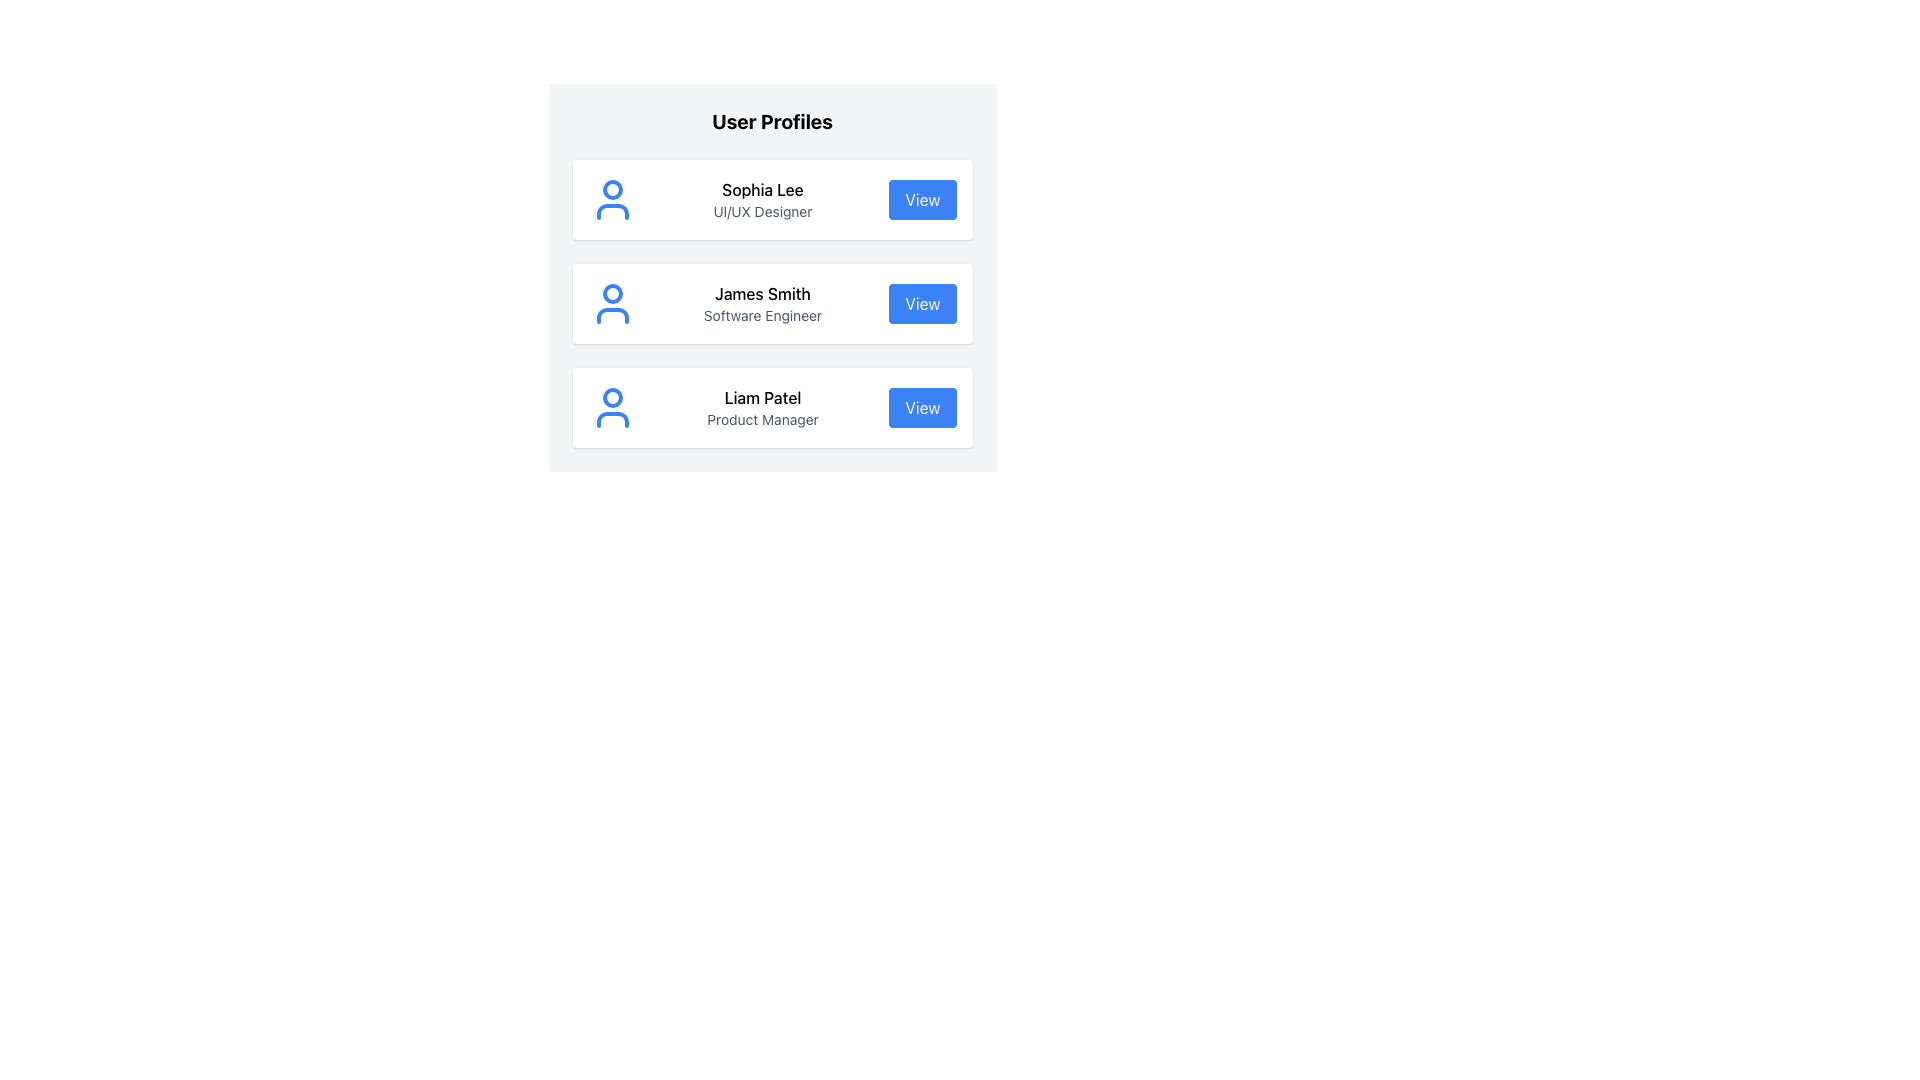  What do you see at coordinates (611, 189) in the screenshot?
I see `graphical blue circle located within the user profile head icon in the top row of the list, which represents the user 'Sophia Lee'` at bounding box center [611, 189].